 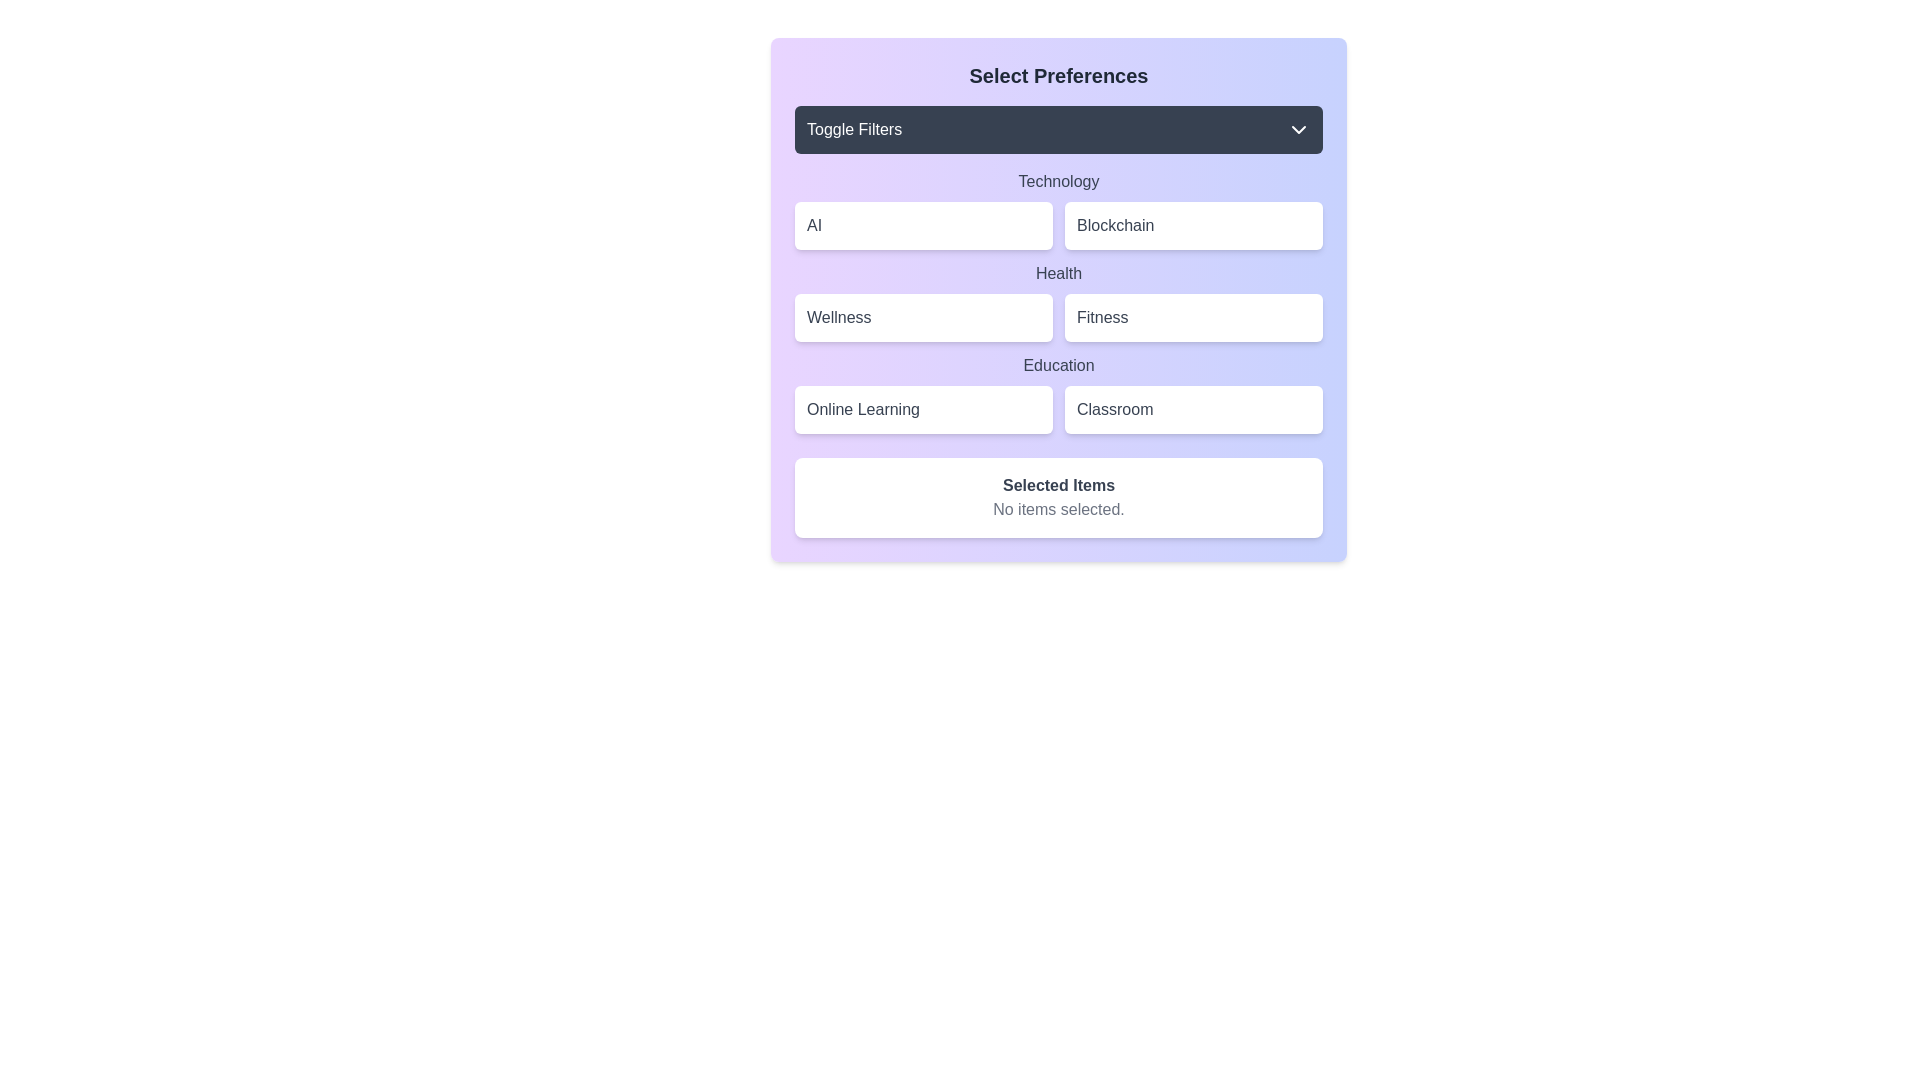 What do you see at coordinates (1058, 301) in the screenshot?
I see `a button from the group of preference categories labeled 'Technology', 'Health', or 'Education' which are organized into sections within the 'Select Preferences' card` at bounding box center [1058, 301].